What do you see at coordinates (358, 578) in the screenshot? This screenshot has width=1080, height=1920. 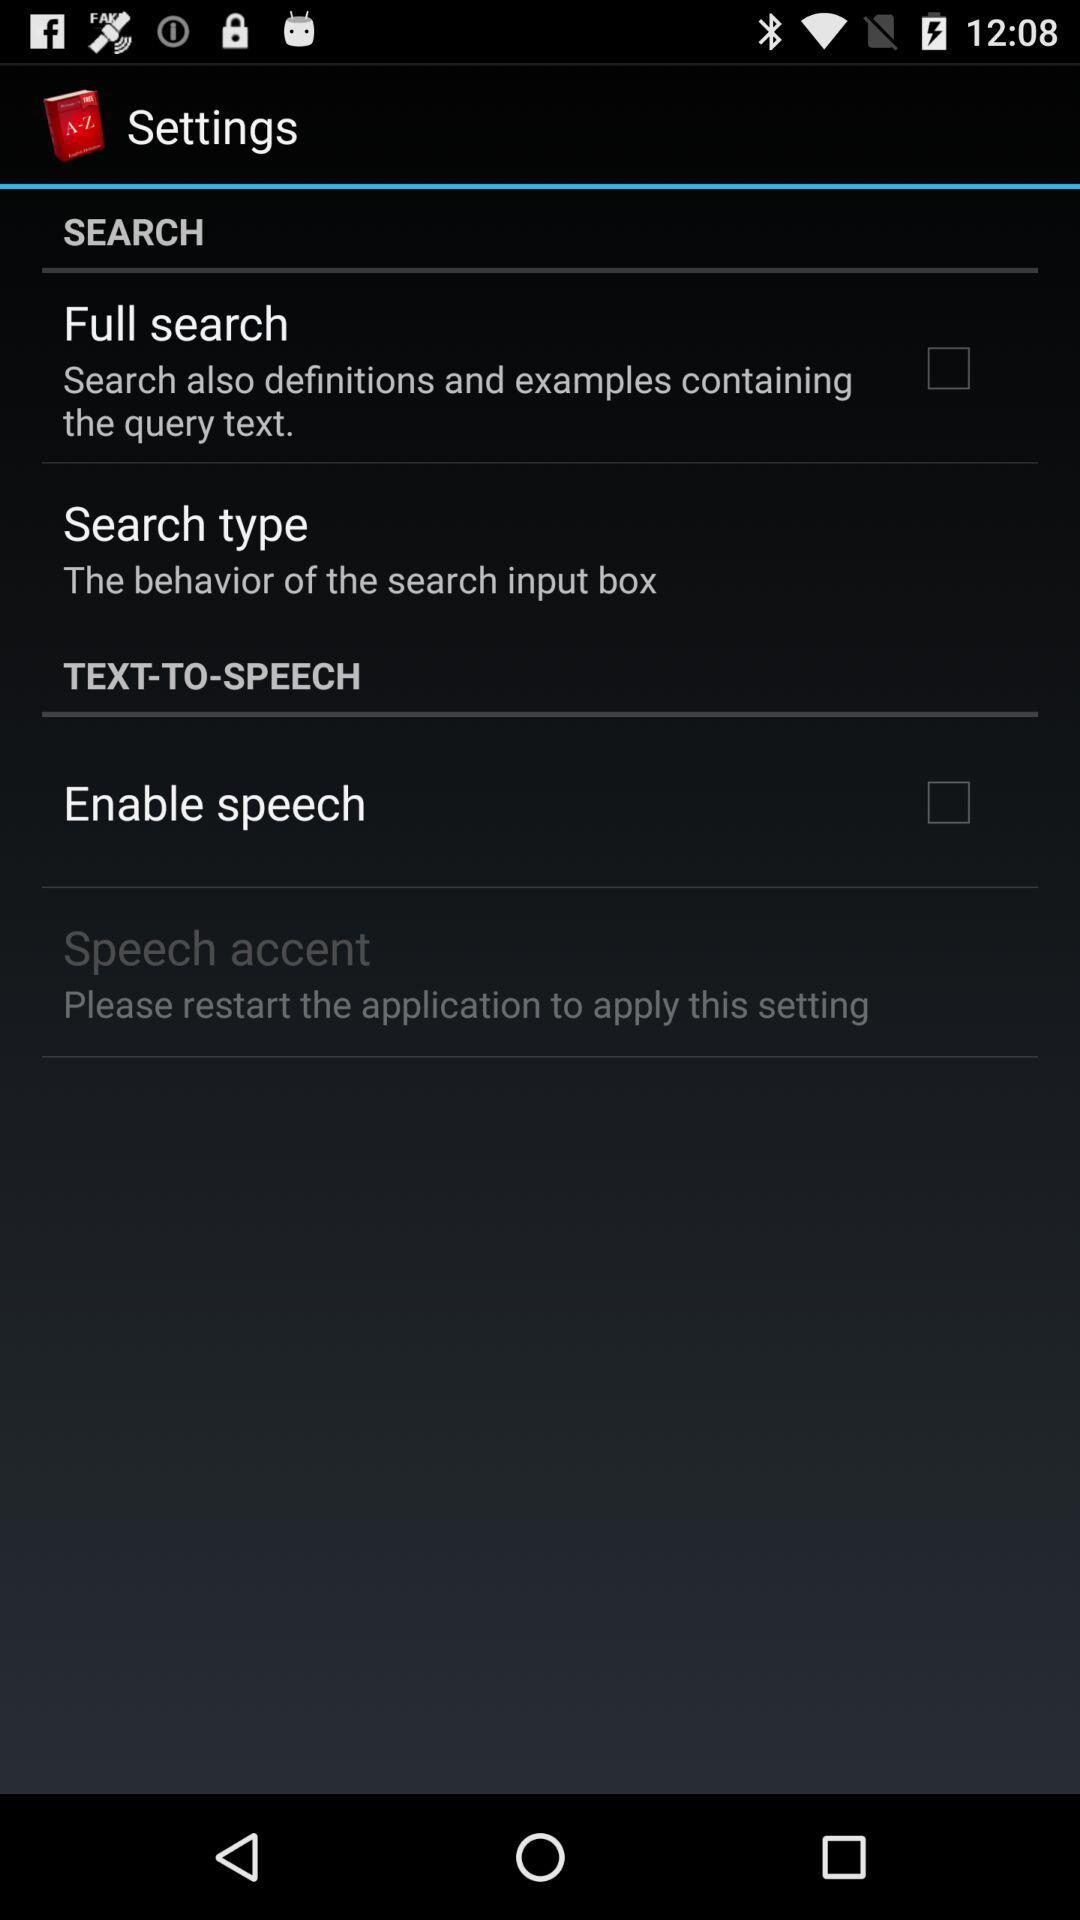 I see `item below the search type app` at bounding box center [358, 578].